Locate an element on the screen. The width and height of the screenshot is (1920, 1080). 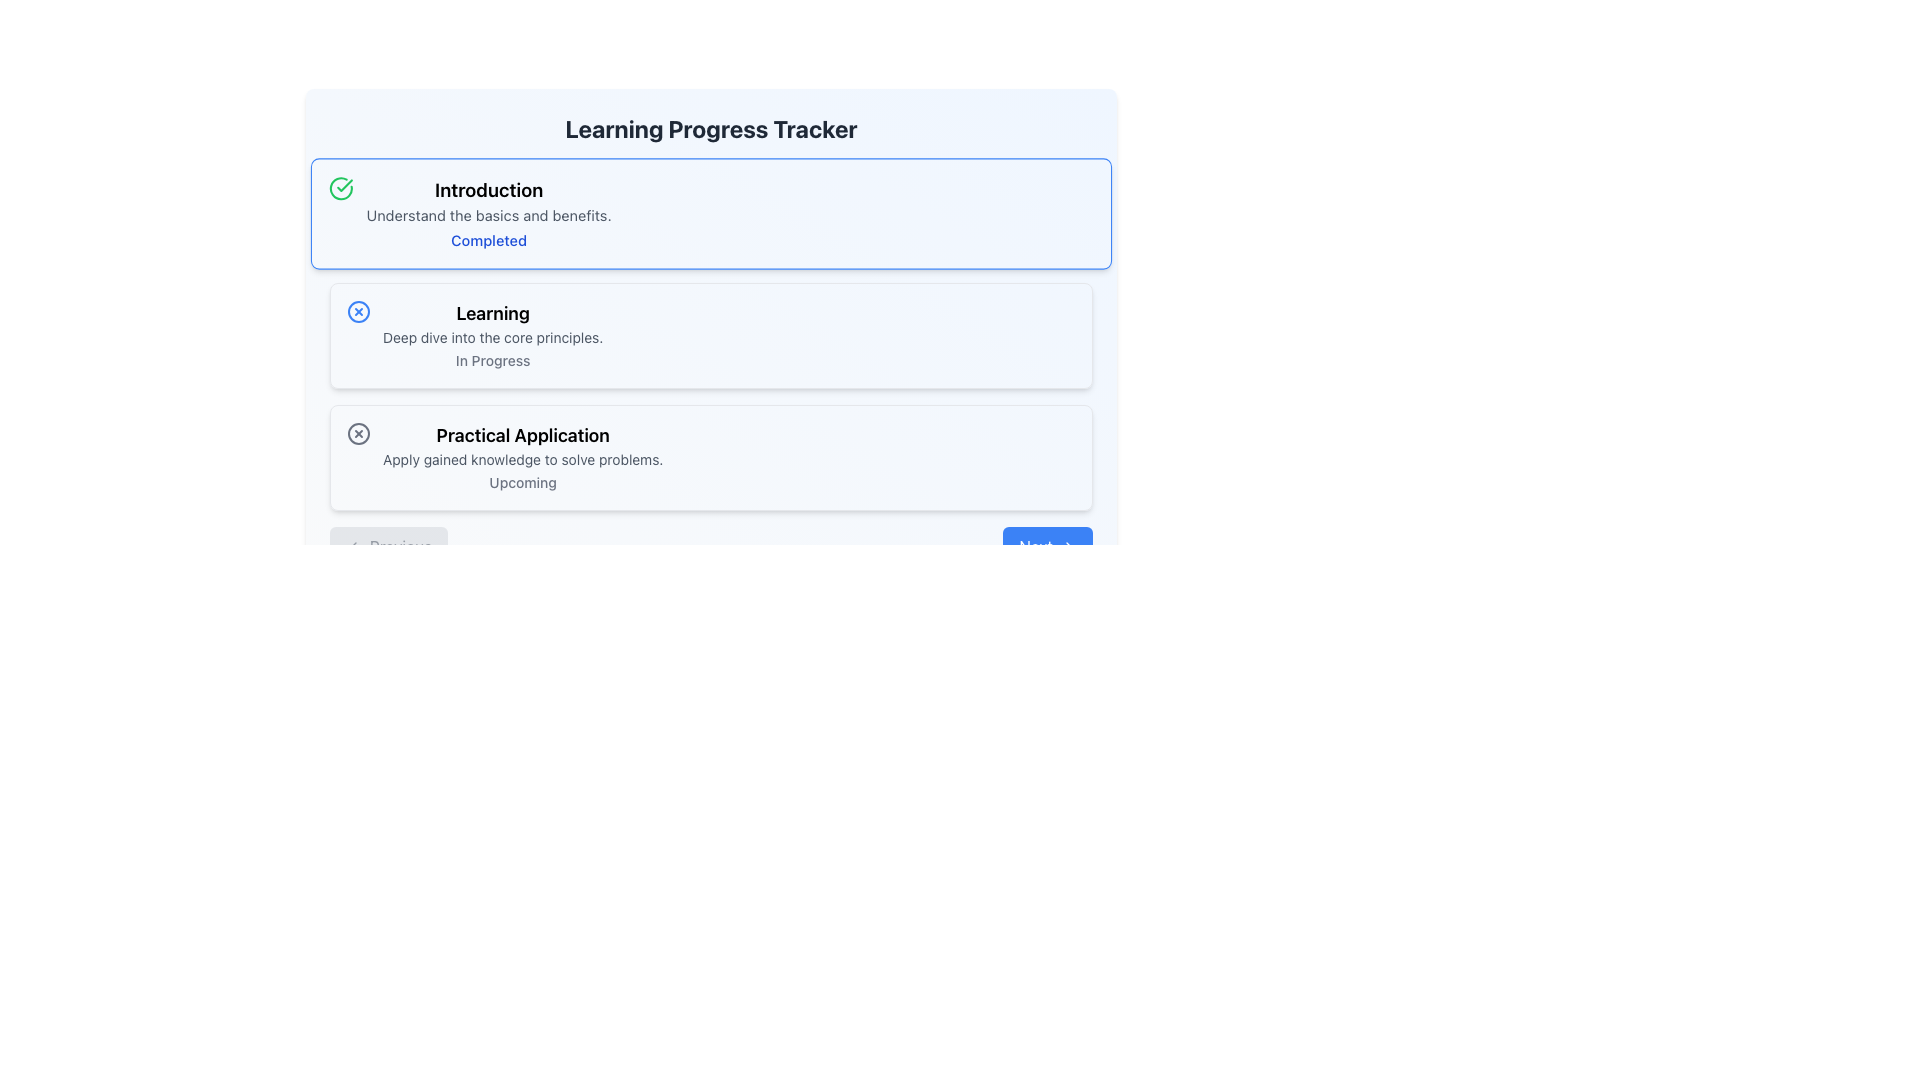
the text label reading 'Introduction' in bold, located in the 'Learning Progress Tracker' interface is located at coordinates (489, 190).